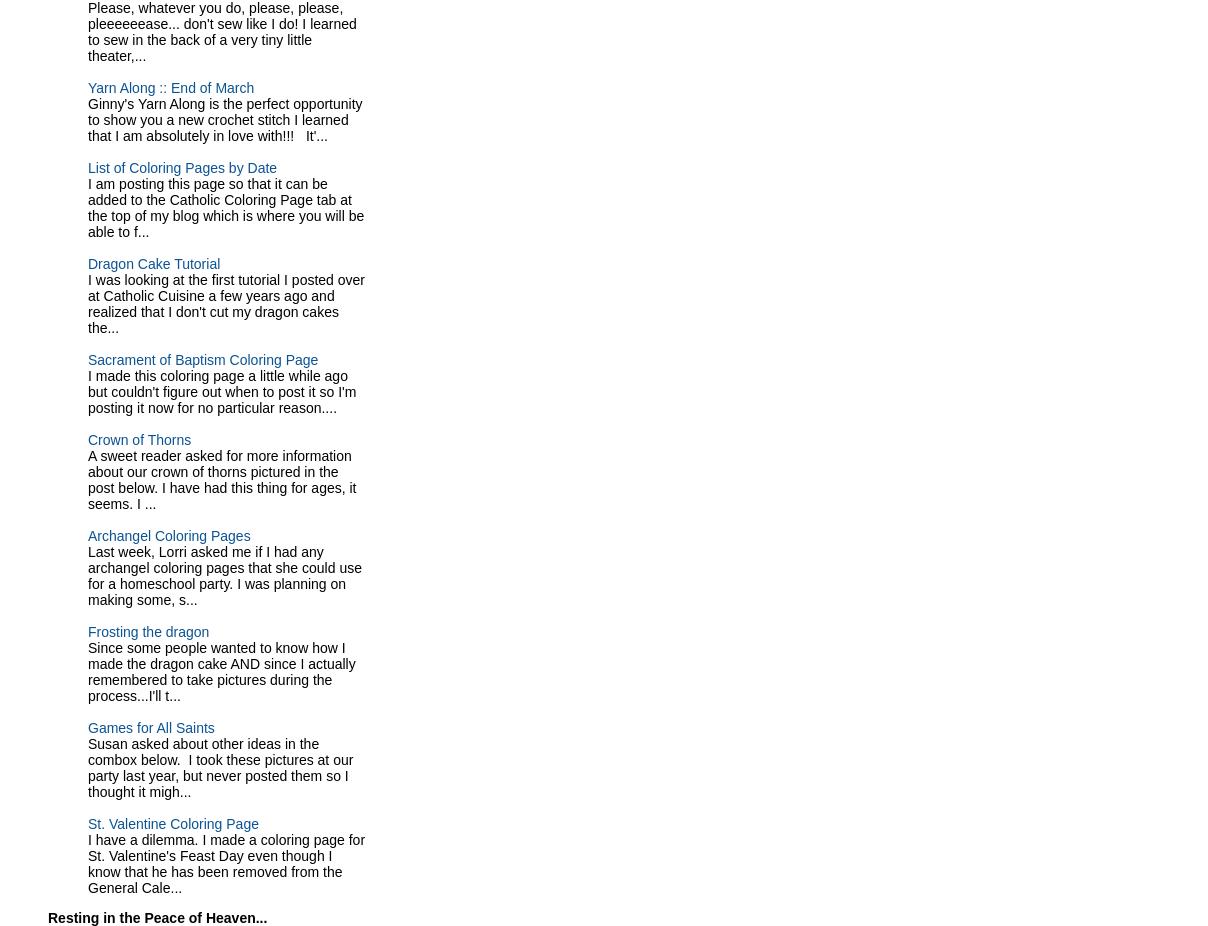 The image size is (1208, 926). What do you see at coordinates (150, 728) in the screenshot?
I see `'Games for All Saints'` at bounding box center [150, 728].